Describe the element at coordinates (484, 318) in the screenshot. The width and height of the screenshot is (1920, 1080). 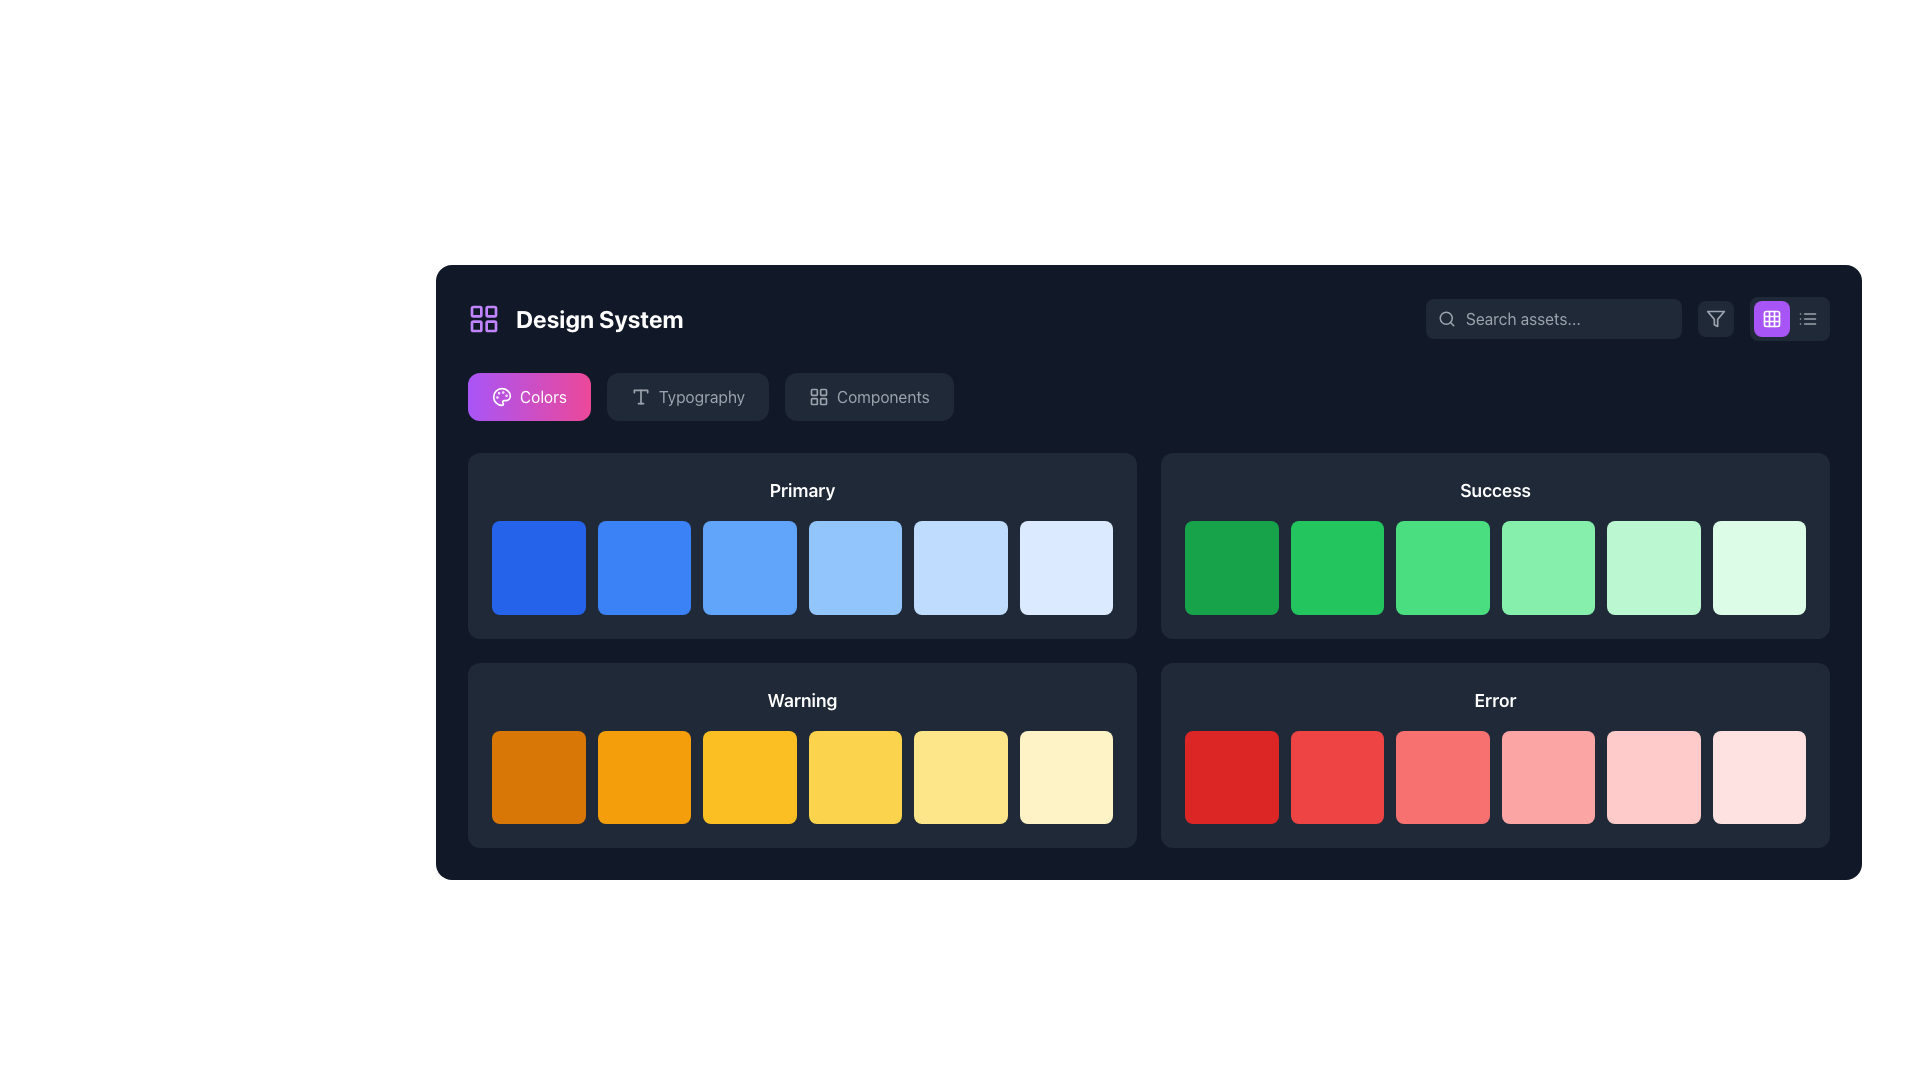
I see `the small grid-like icon with a purple outline on a dark background, positioned before the 'Design System' text` at that location.